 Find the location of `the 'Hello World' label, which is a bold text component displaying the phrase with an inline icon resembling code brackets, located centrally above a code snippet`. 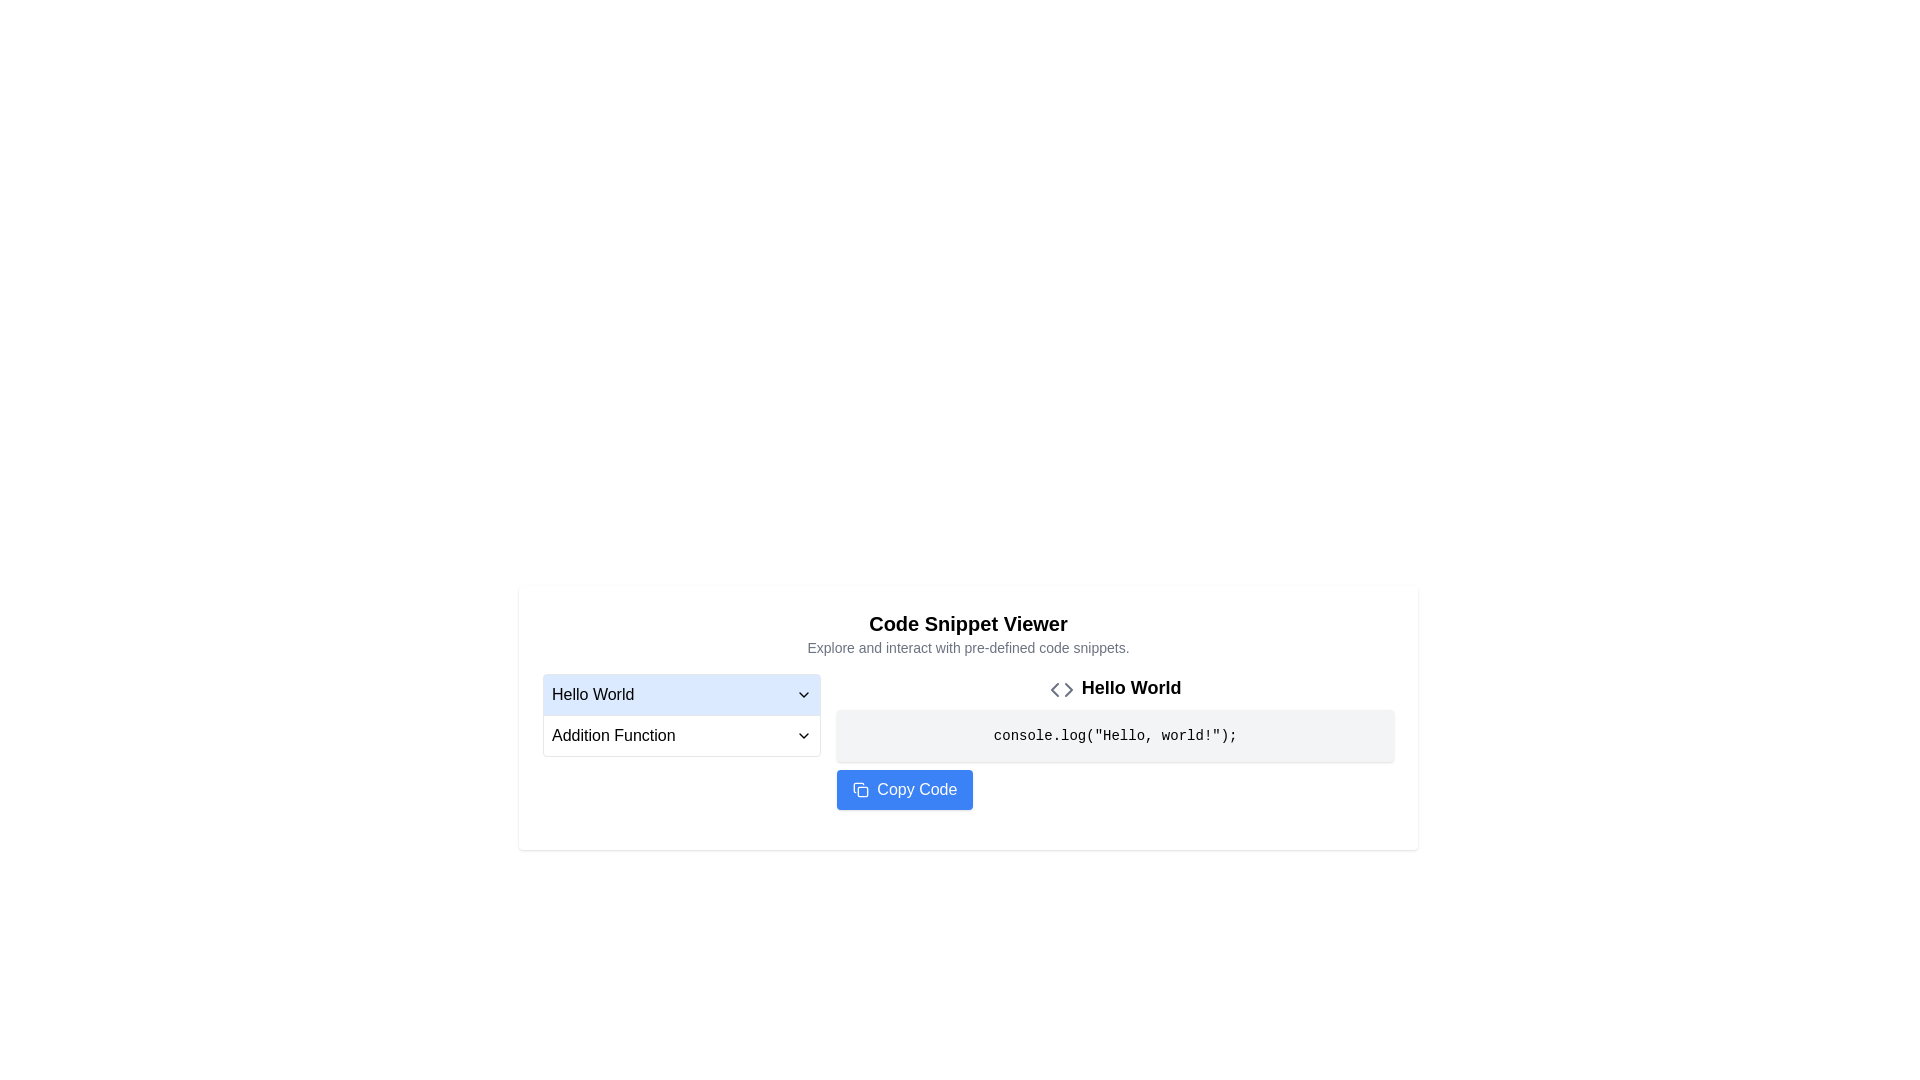

the 'Hello World' label, which is a bold text component displaying the phrase with an inline icon resembling code brackets, located centrally above a code snippet is located at coordinates (1114, 686).